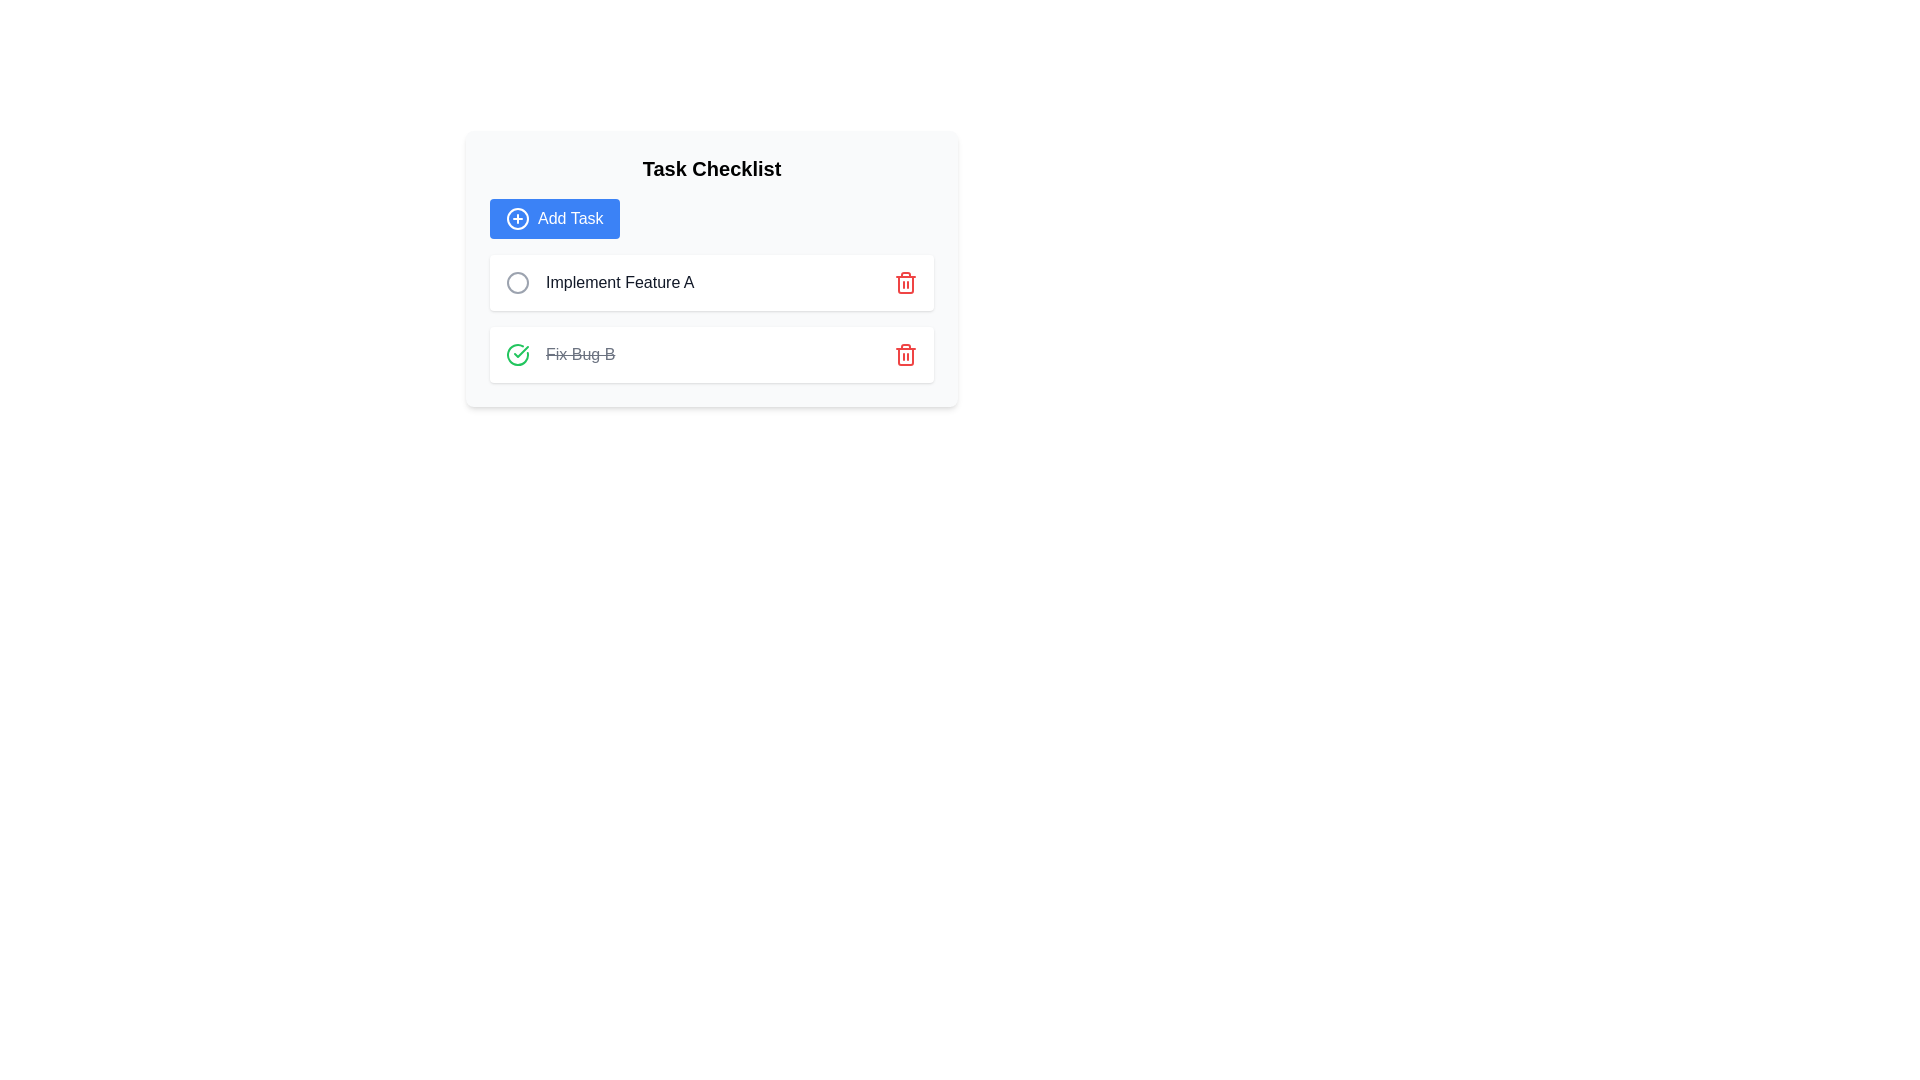 The height and width of the screenshot is (1080, 1920). I want to click on the completion checkbox icon located on the left side of the task list item titled 'Fix Bug B', so click(518, 353).